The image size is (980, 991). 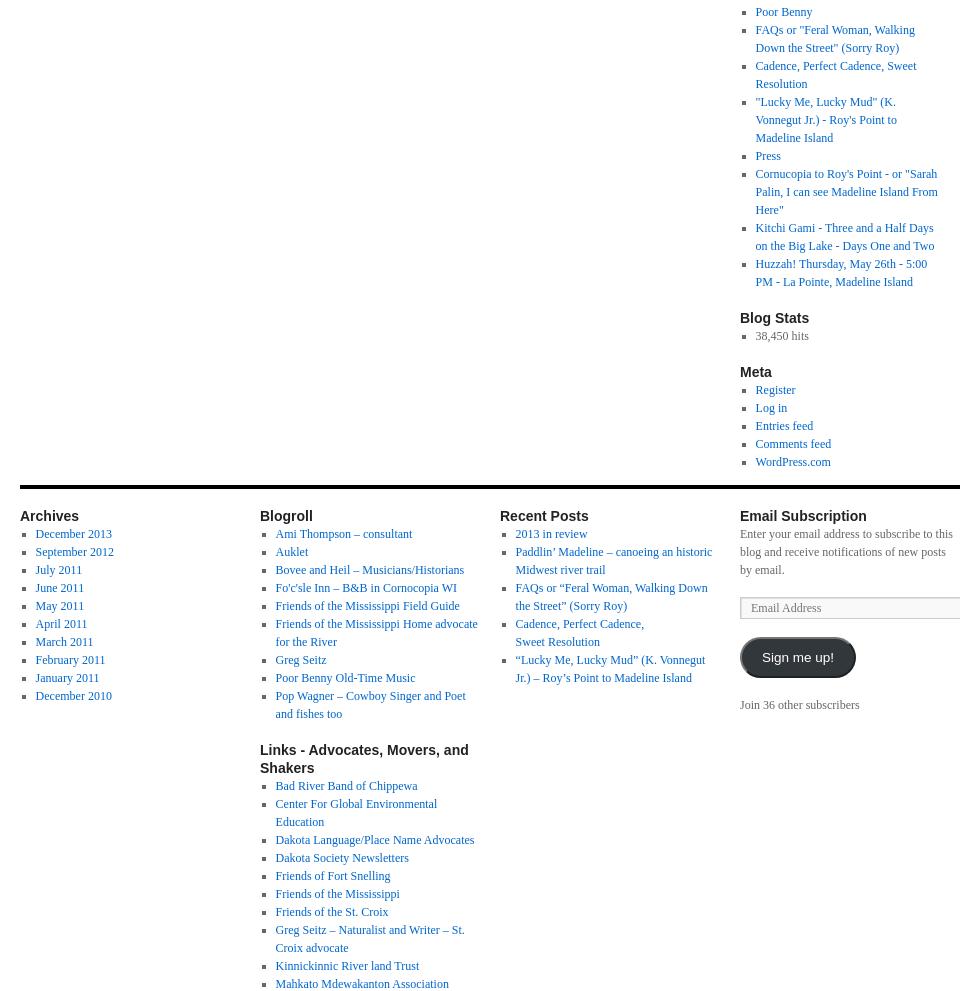 What do you see at coordinates (797, 656) in the screenshot?
I see `'Sign me up!'` at bounding box center [797, 656].